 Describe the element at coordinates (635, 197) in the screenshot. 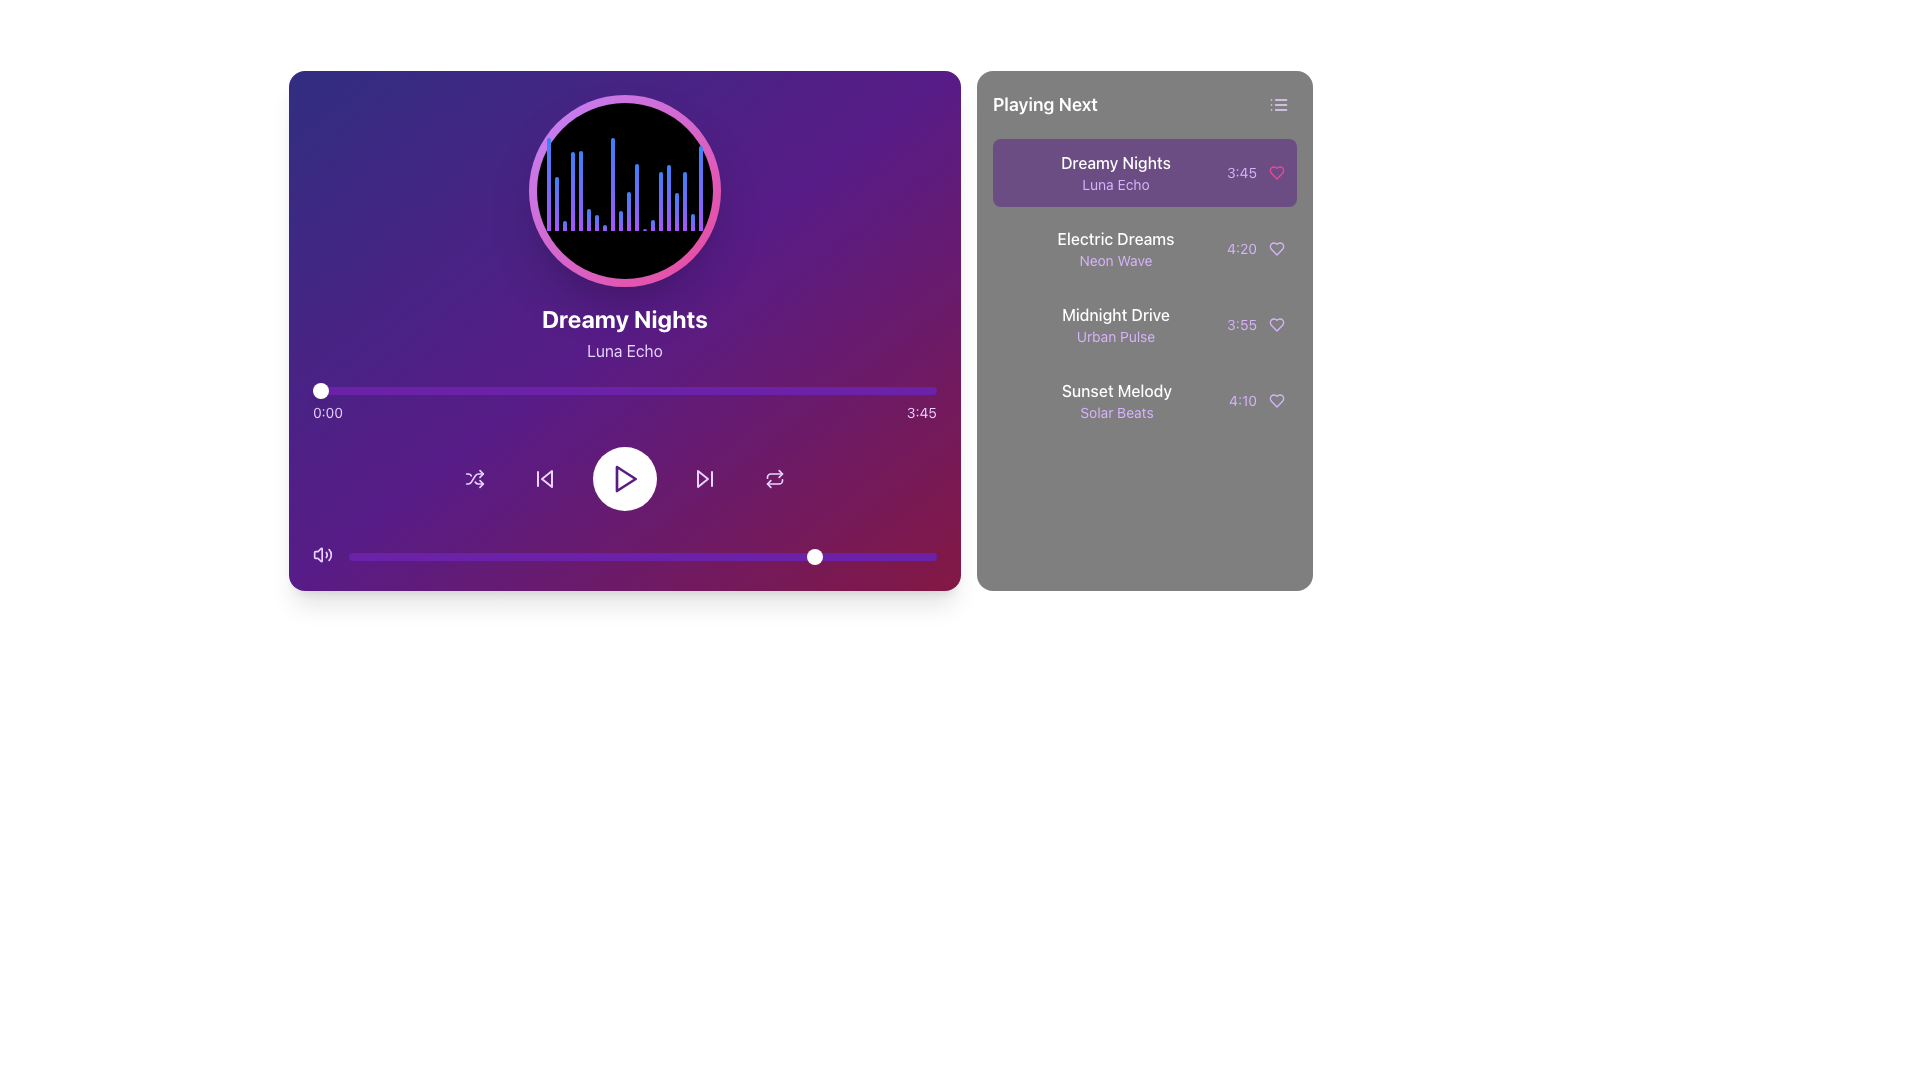

I see `the 13th vertical bar in the audio visualization component, which has a gradient color from purple at the bottom to blue at the top and a rounded top` at that location.